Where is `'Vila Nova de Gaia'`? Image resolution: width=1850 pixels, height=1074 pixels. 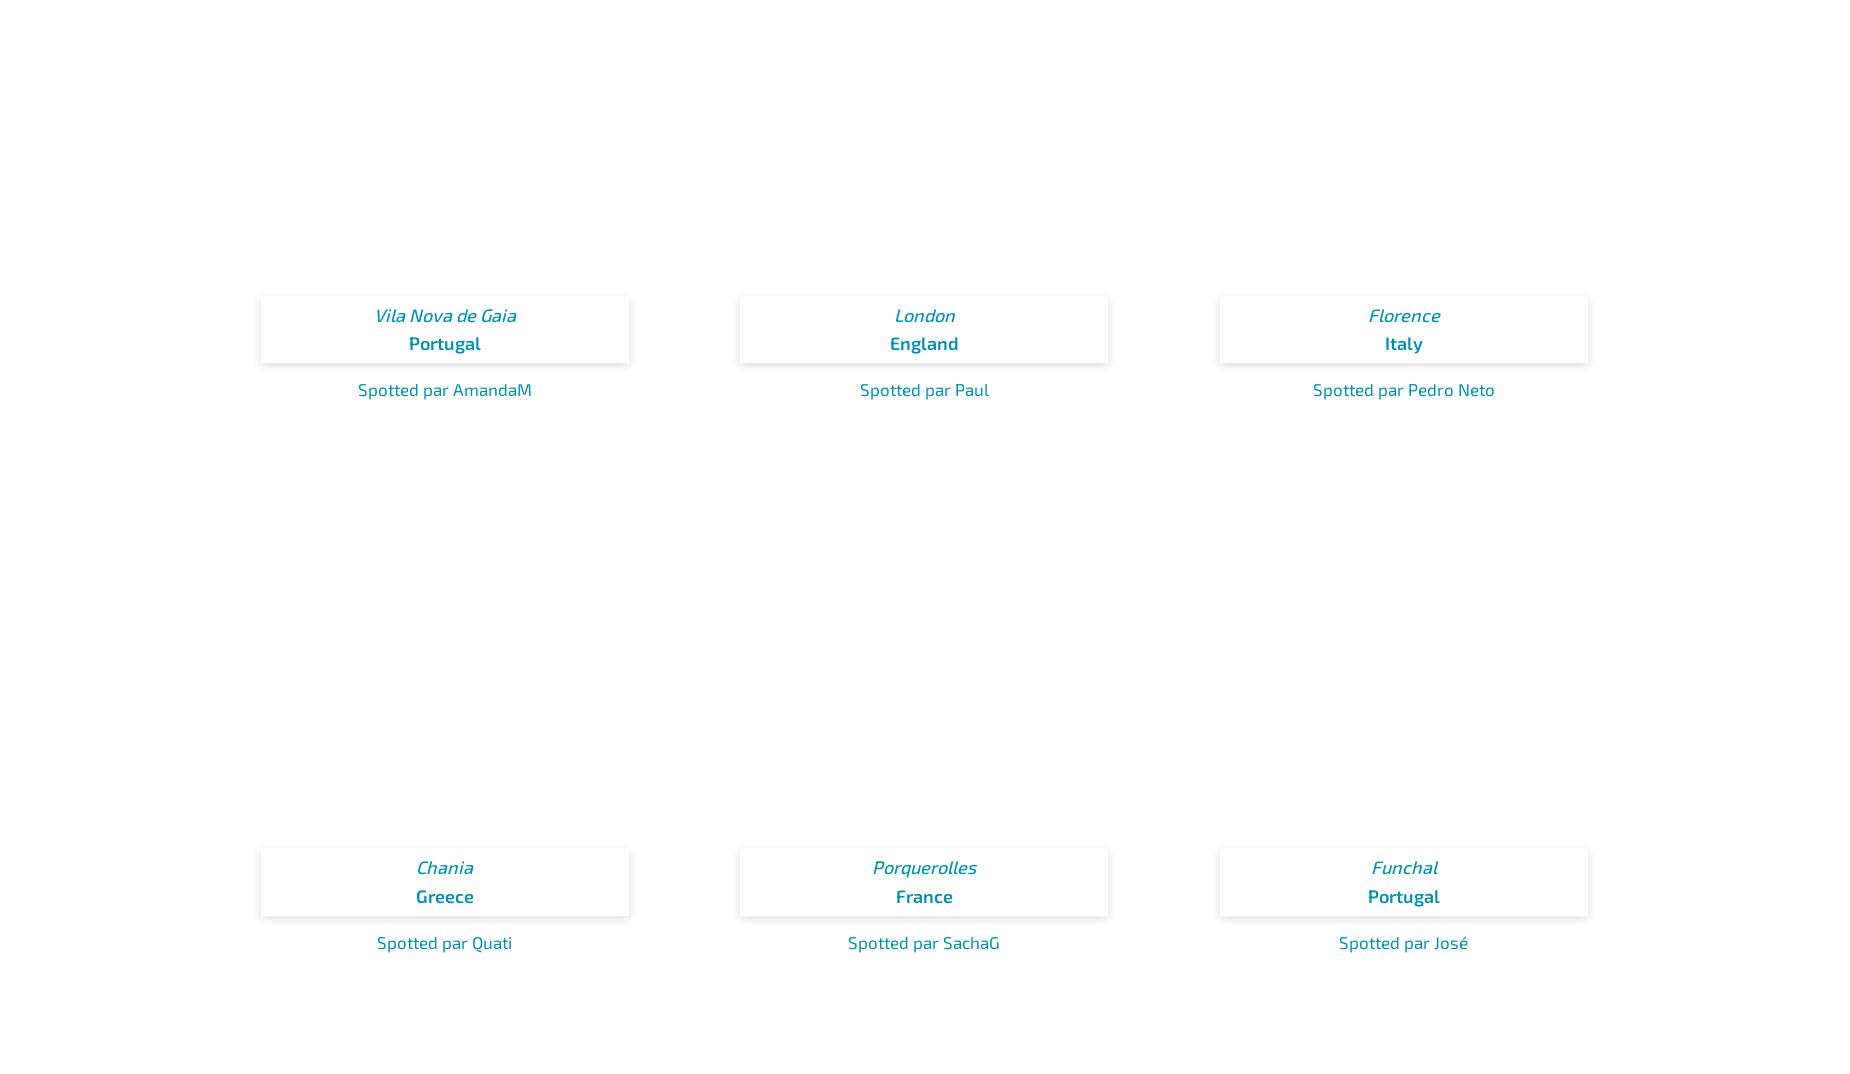
'Vila Nova de Gaia' is located at coordinates (443, 314).